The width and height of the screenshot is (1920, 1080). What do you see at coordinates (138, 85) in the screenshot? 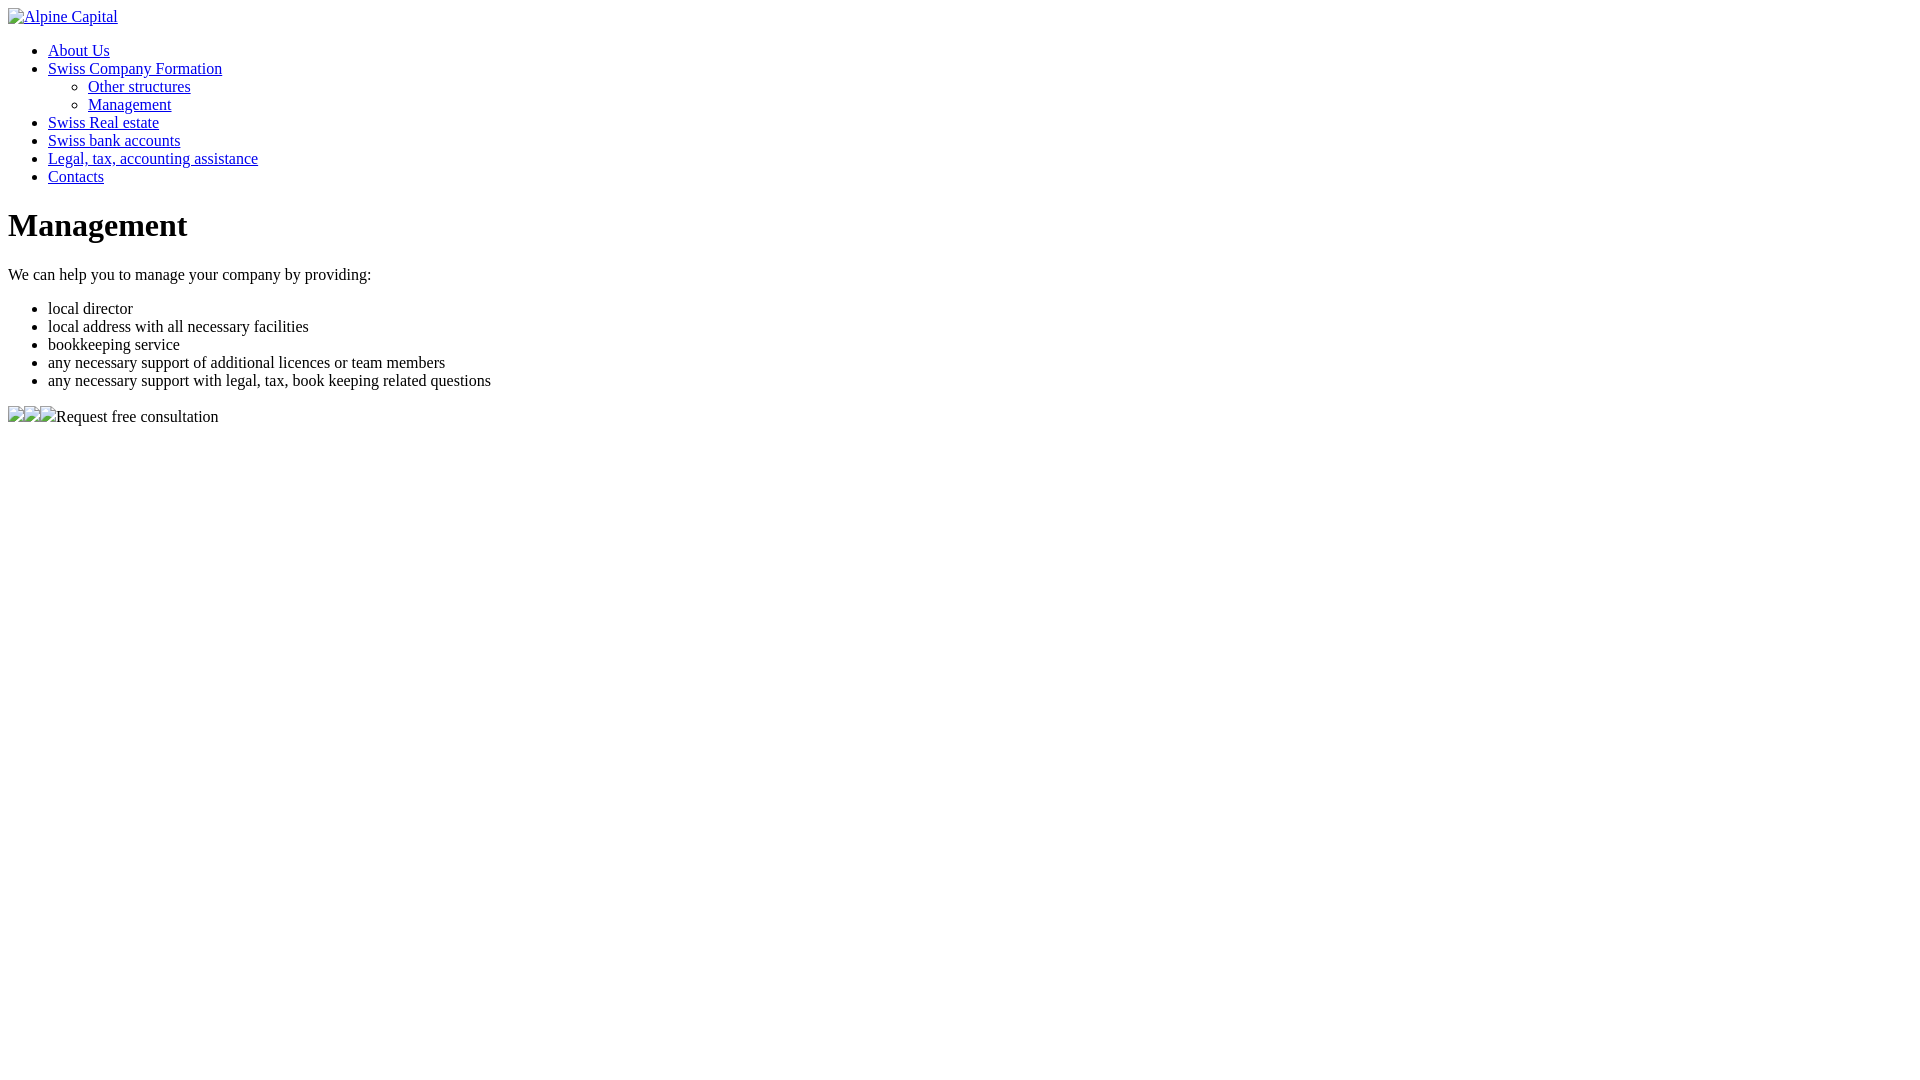
I see `'Other structures'` at bounding box center [138, 85].